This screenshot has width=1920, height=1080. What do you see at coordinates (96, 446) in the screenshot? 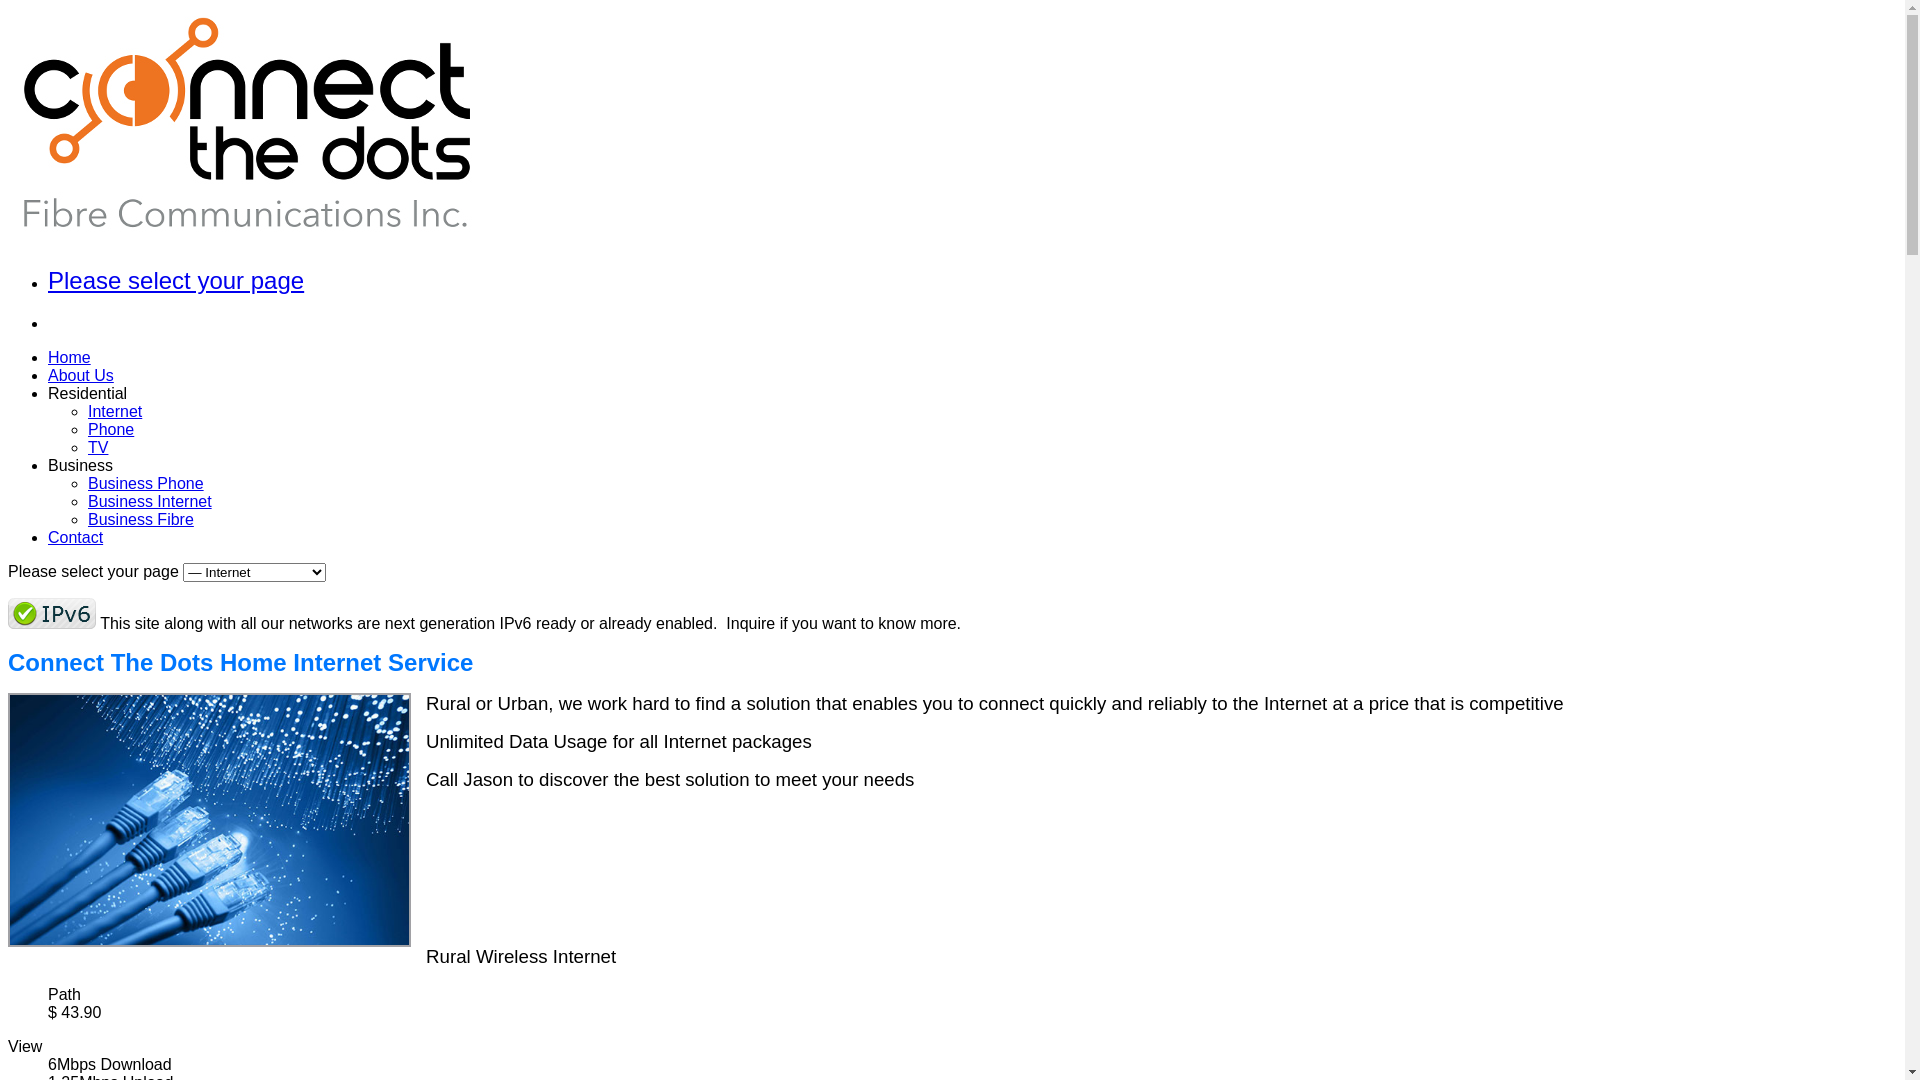
I see `'TV'` at bounding box center [96, 446].